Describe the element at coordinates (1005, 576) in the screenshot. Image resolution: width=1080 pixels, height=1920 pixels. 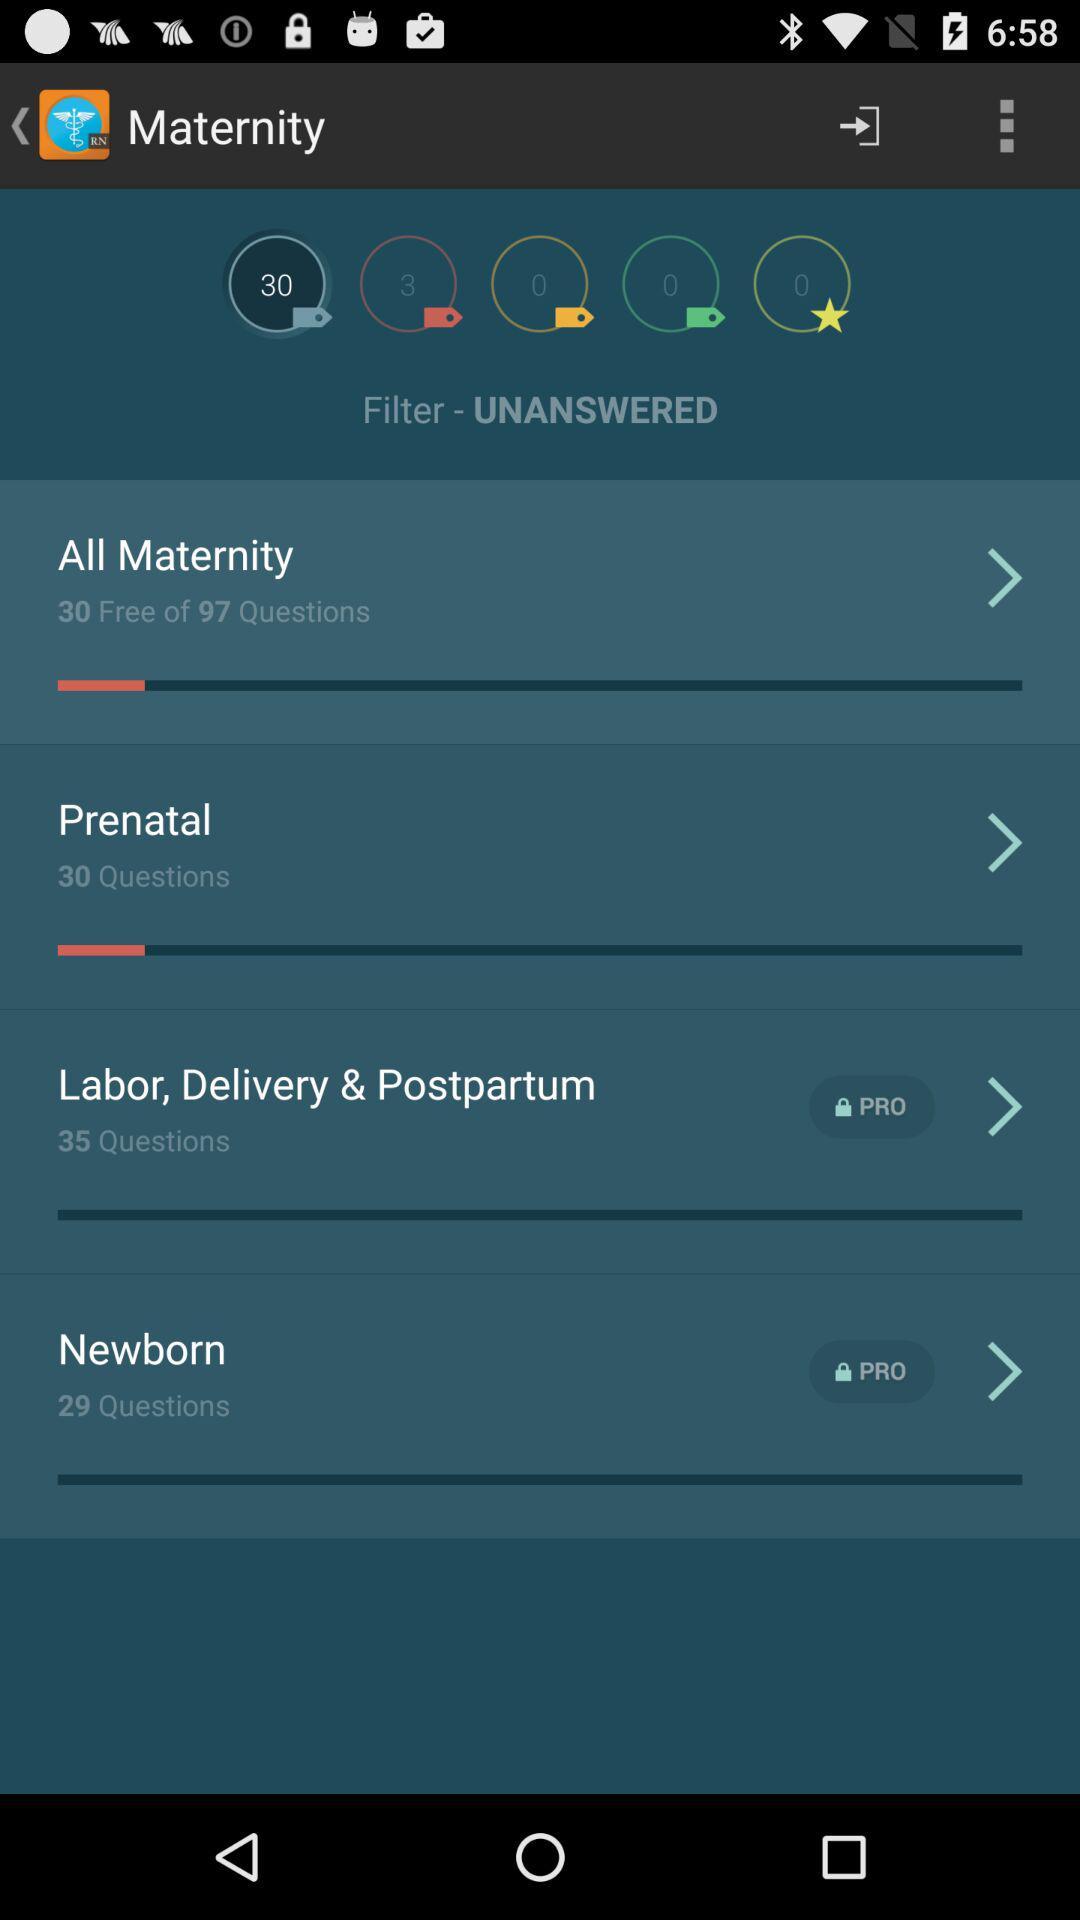
I see `the first arrow` at that location.